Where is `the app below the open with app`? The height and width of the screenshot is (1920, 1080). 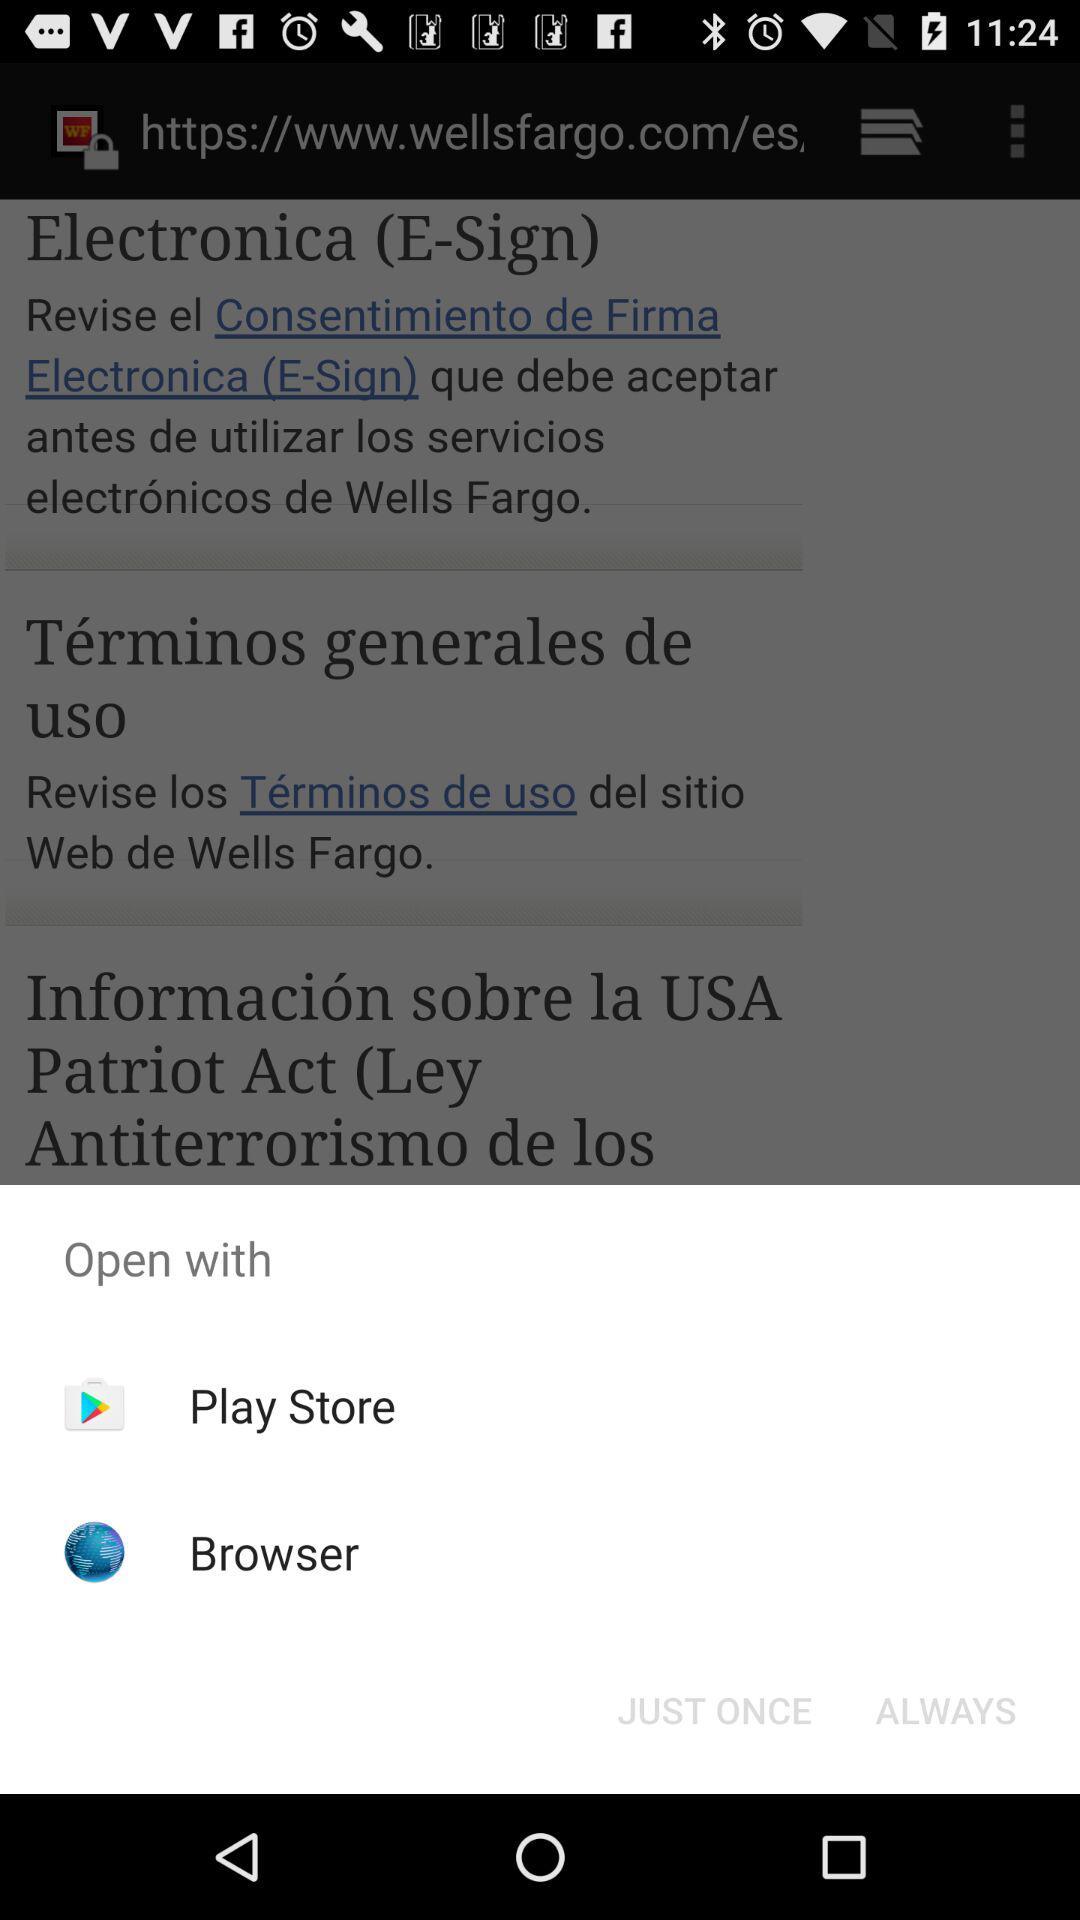 the app below the open with app is located at coordinates (292, 1404).